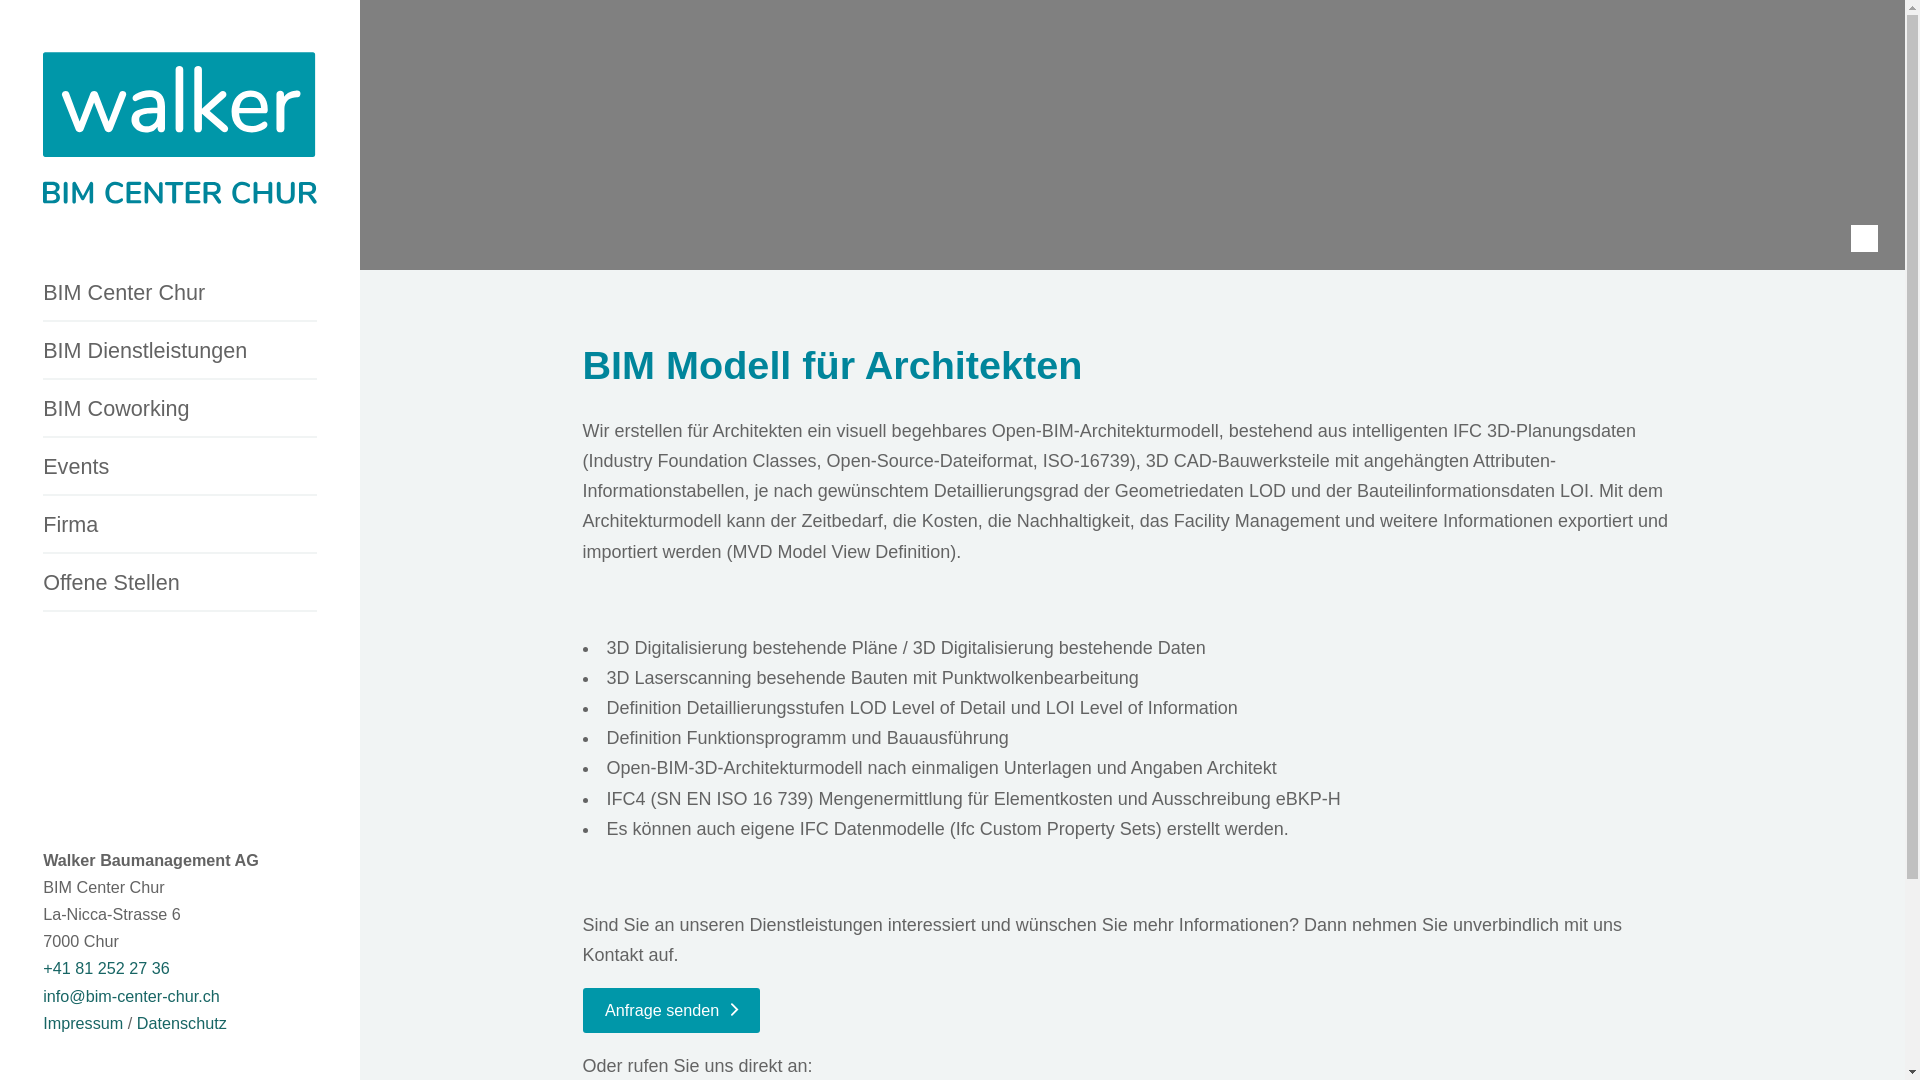 Image resolution: width=1920 pixels, height=1080 pixels. Describe the element at coordinates (180, 524) in the screenshot. I see `'Firma'` at that location.